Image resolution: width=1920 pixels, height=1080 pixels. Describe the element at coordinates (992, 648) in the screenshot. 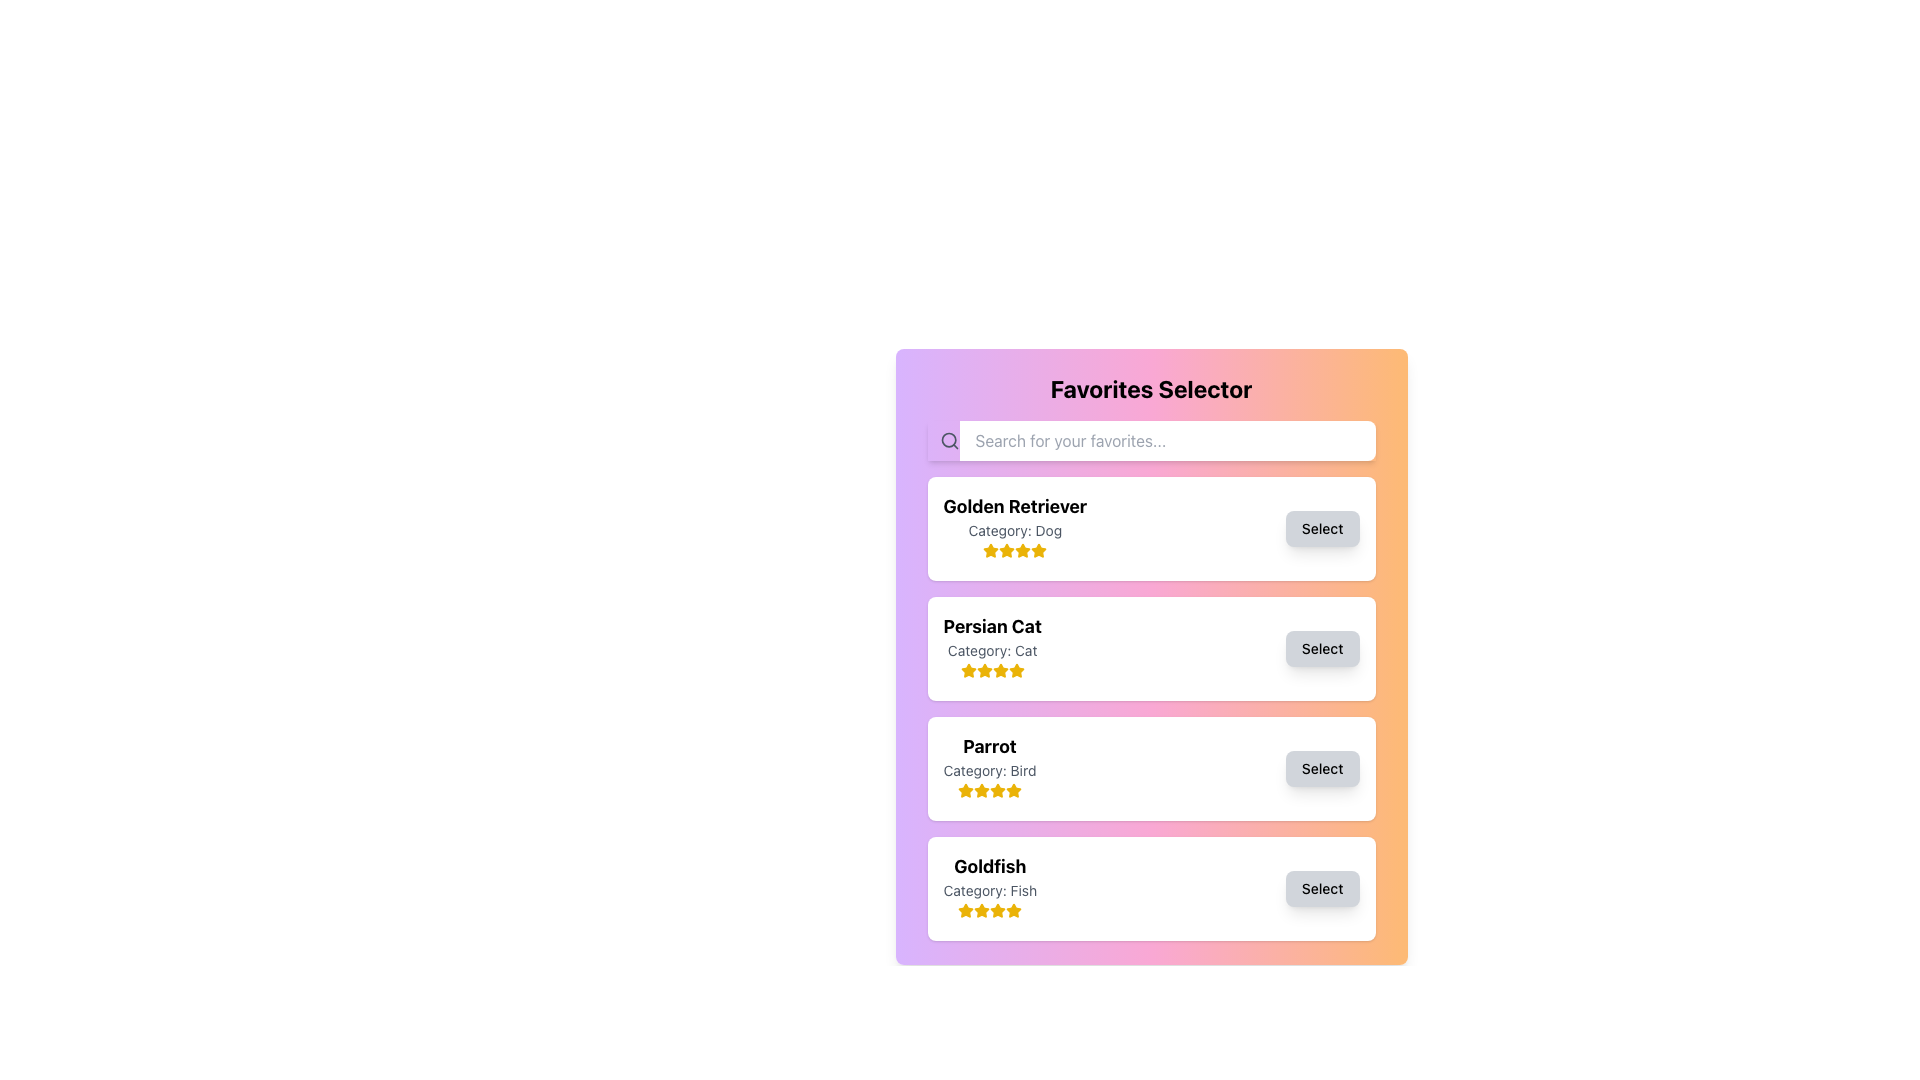

I see `the 'Persian Cat' text display with star rating in the 'Favorites Selector' section` at that location.